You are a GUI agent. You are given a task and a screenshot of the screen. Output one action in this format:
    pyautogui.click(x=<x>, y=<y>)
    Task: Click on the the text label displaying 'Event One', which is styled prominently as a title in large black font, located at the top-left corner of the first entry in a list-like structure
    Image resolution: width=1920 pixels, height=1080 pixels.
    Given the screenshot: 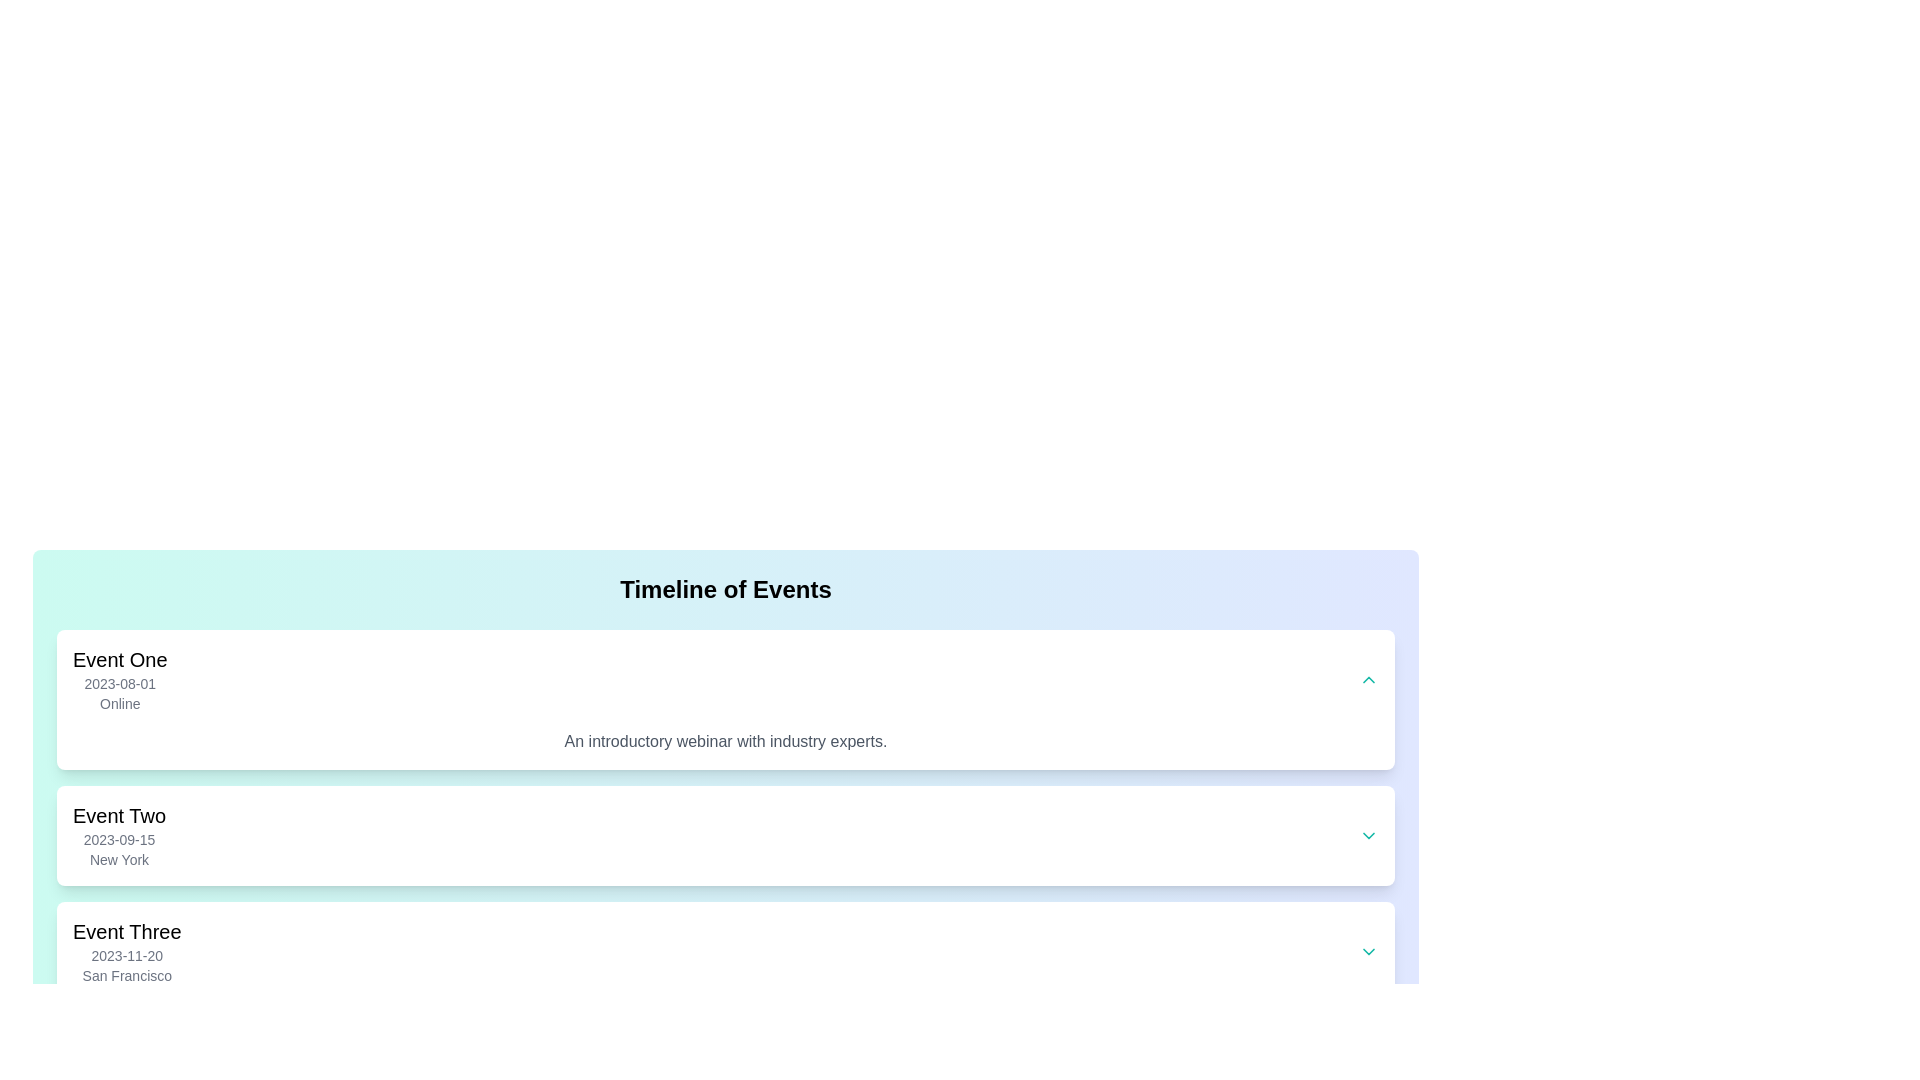 What is the action you would take?
    pyautogui.click(x=119, y=659)
    